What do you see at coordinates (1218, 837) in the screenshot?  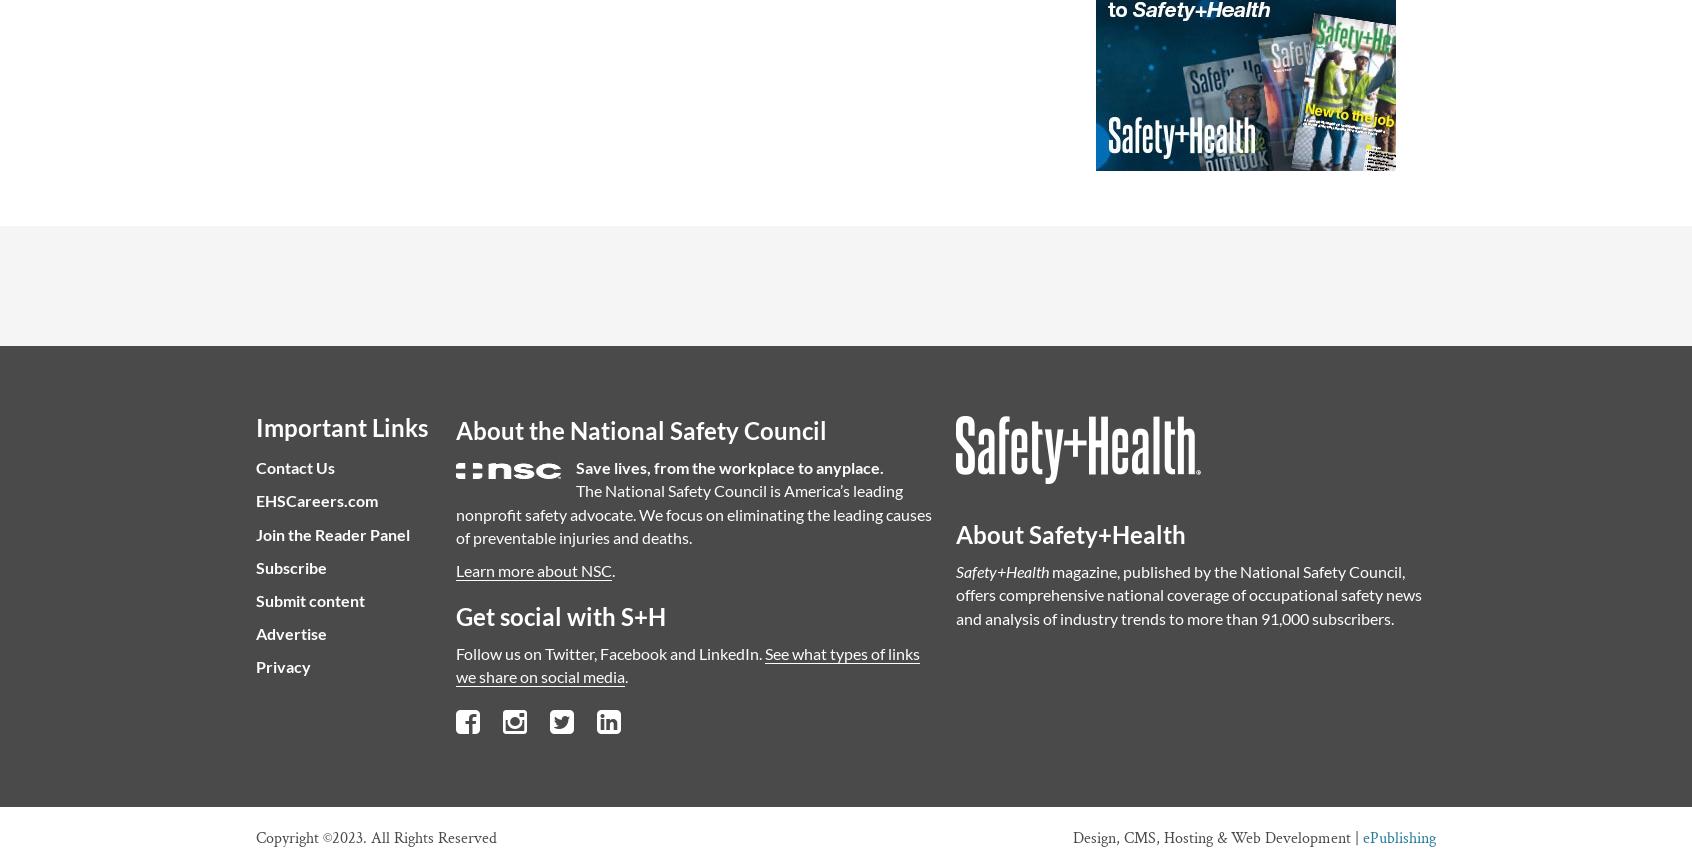 I see `'Design, CMS, Hosting & Web Development |'` at bounding box center [1218, 837].